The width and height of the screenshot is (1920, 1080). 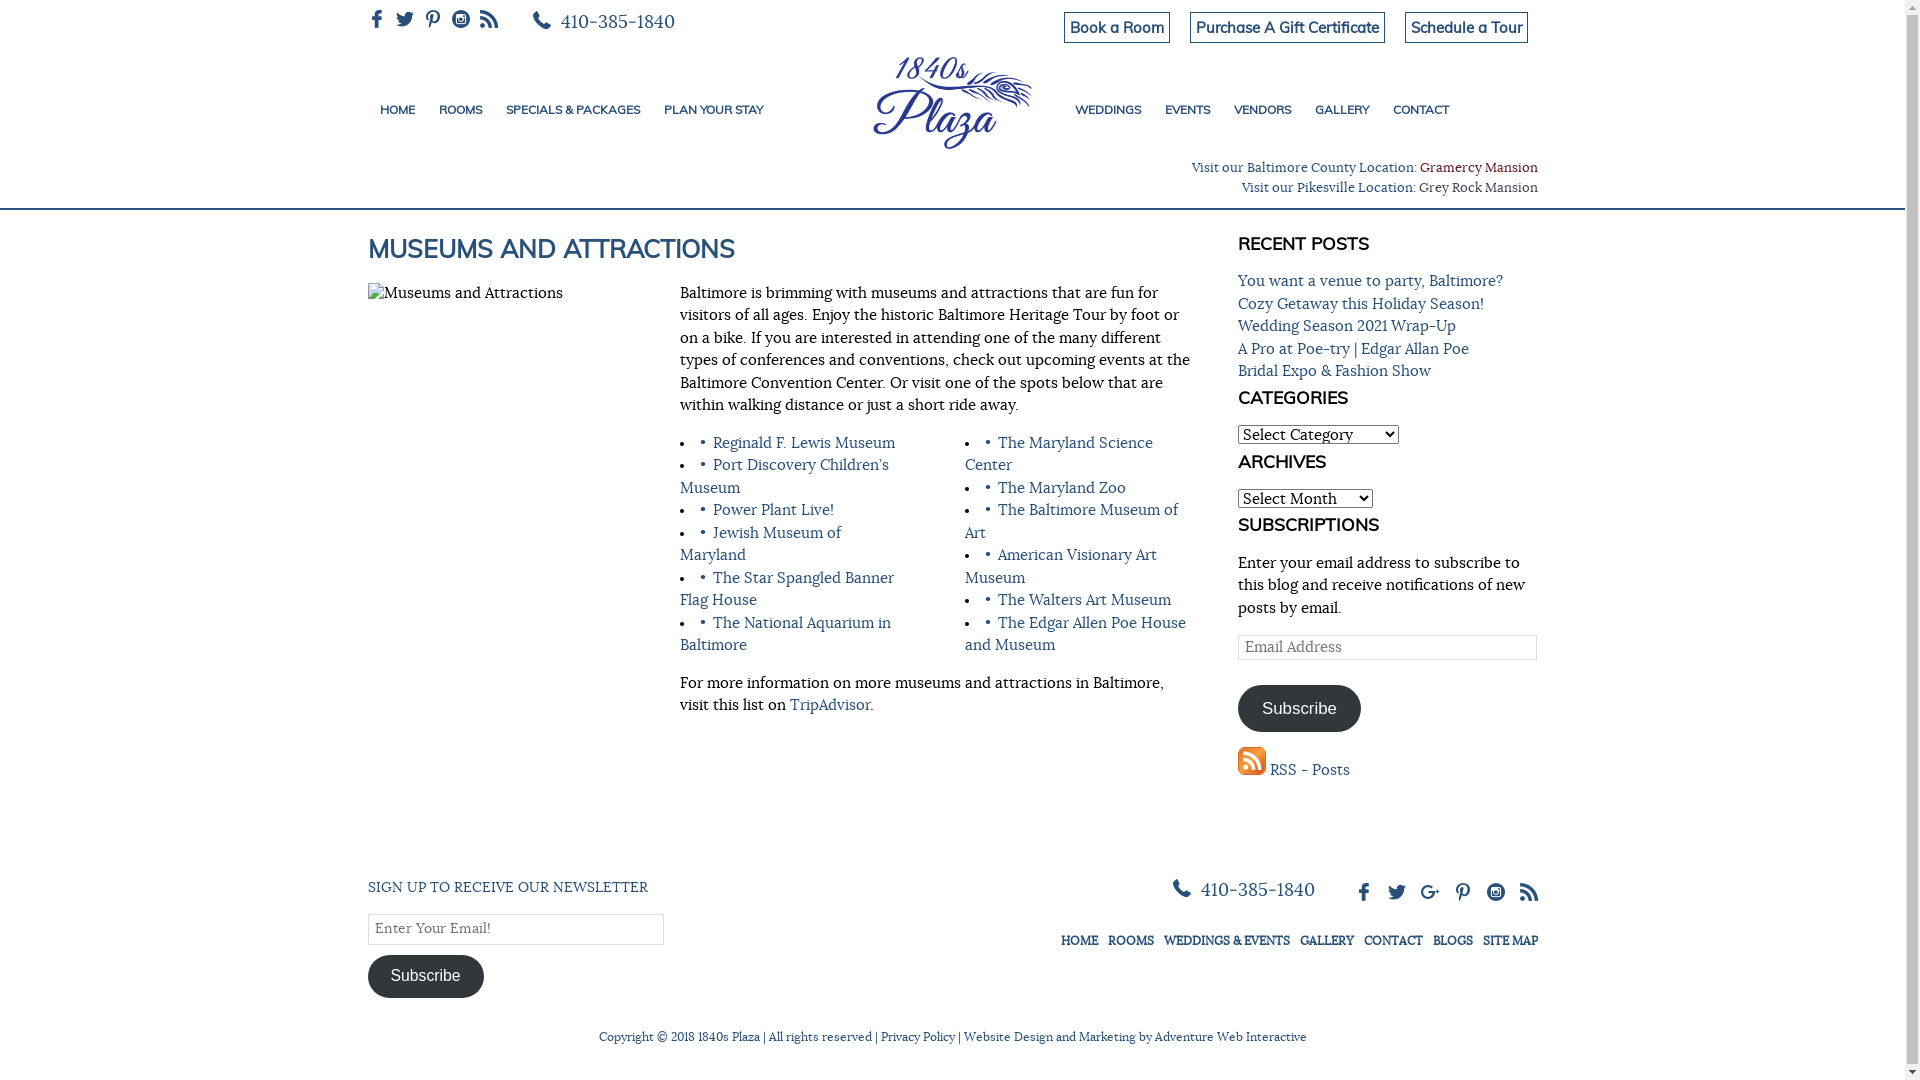 What do you see at coordinates (458, 110) in the screenshot?
I see `'ROOMS'` at bounding box center [458, 110].